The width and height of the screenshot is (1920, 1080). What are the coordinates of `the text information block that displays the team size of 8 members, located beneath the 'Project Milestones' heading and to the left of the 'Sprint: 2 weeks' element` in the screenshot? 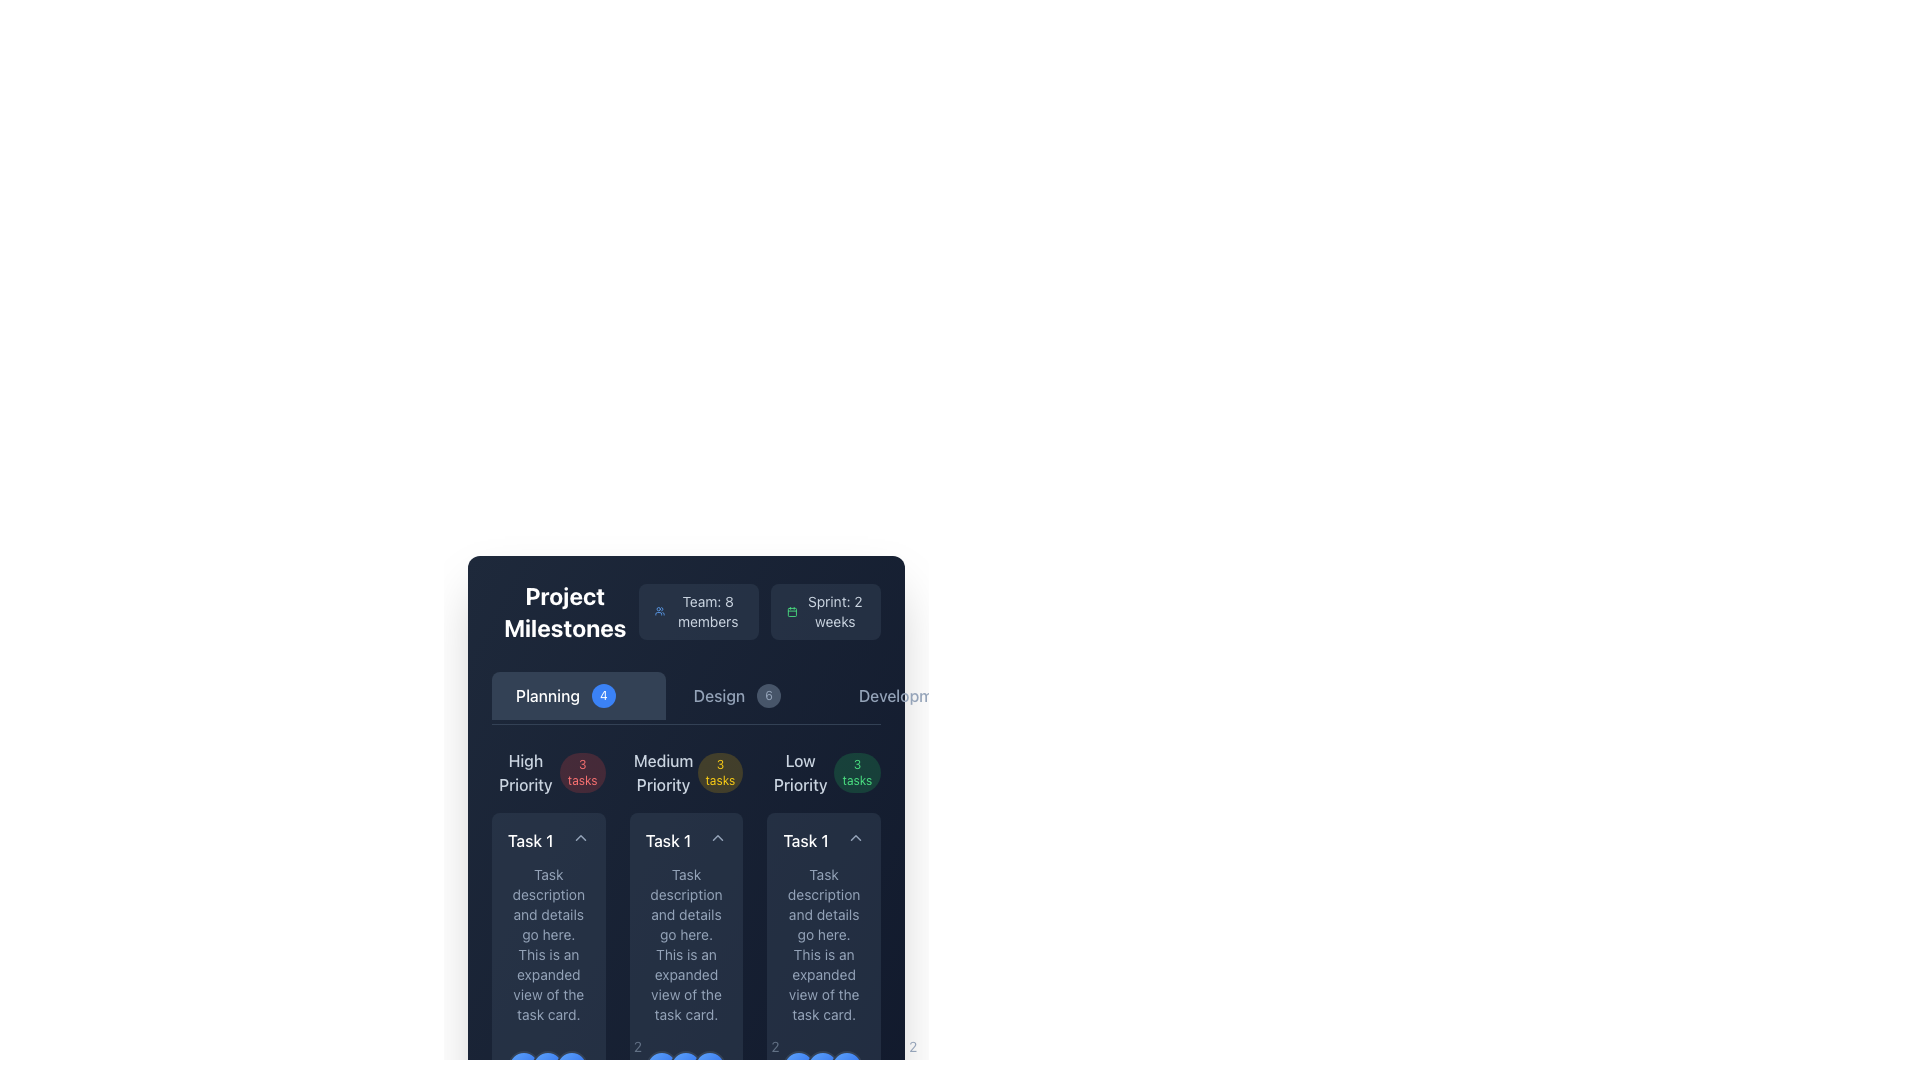 It's located at (698, 611).